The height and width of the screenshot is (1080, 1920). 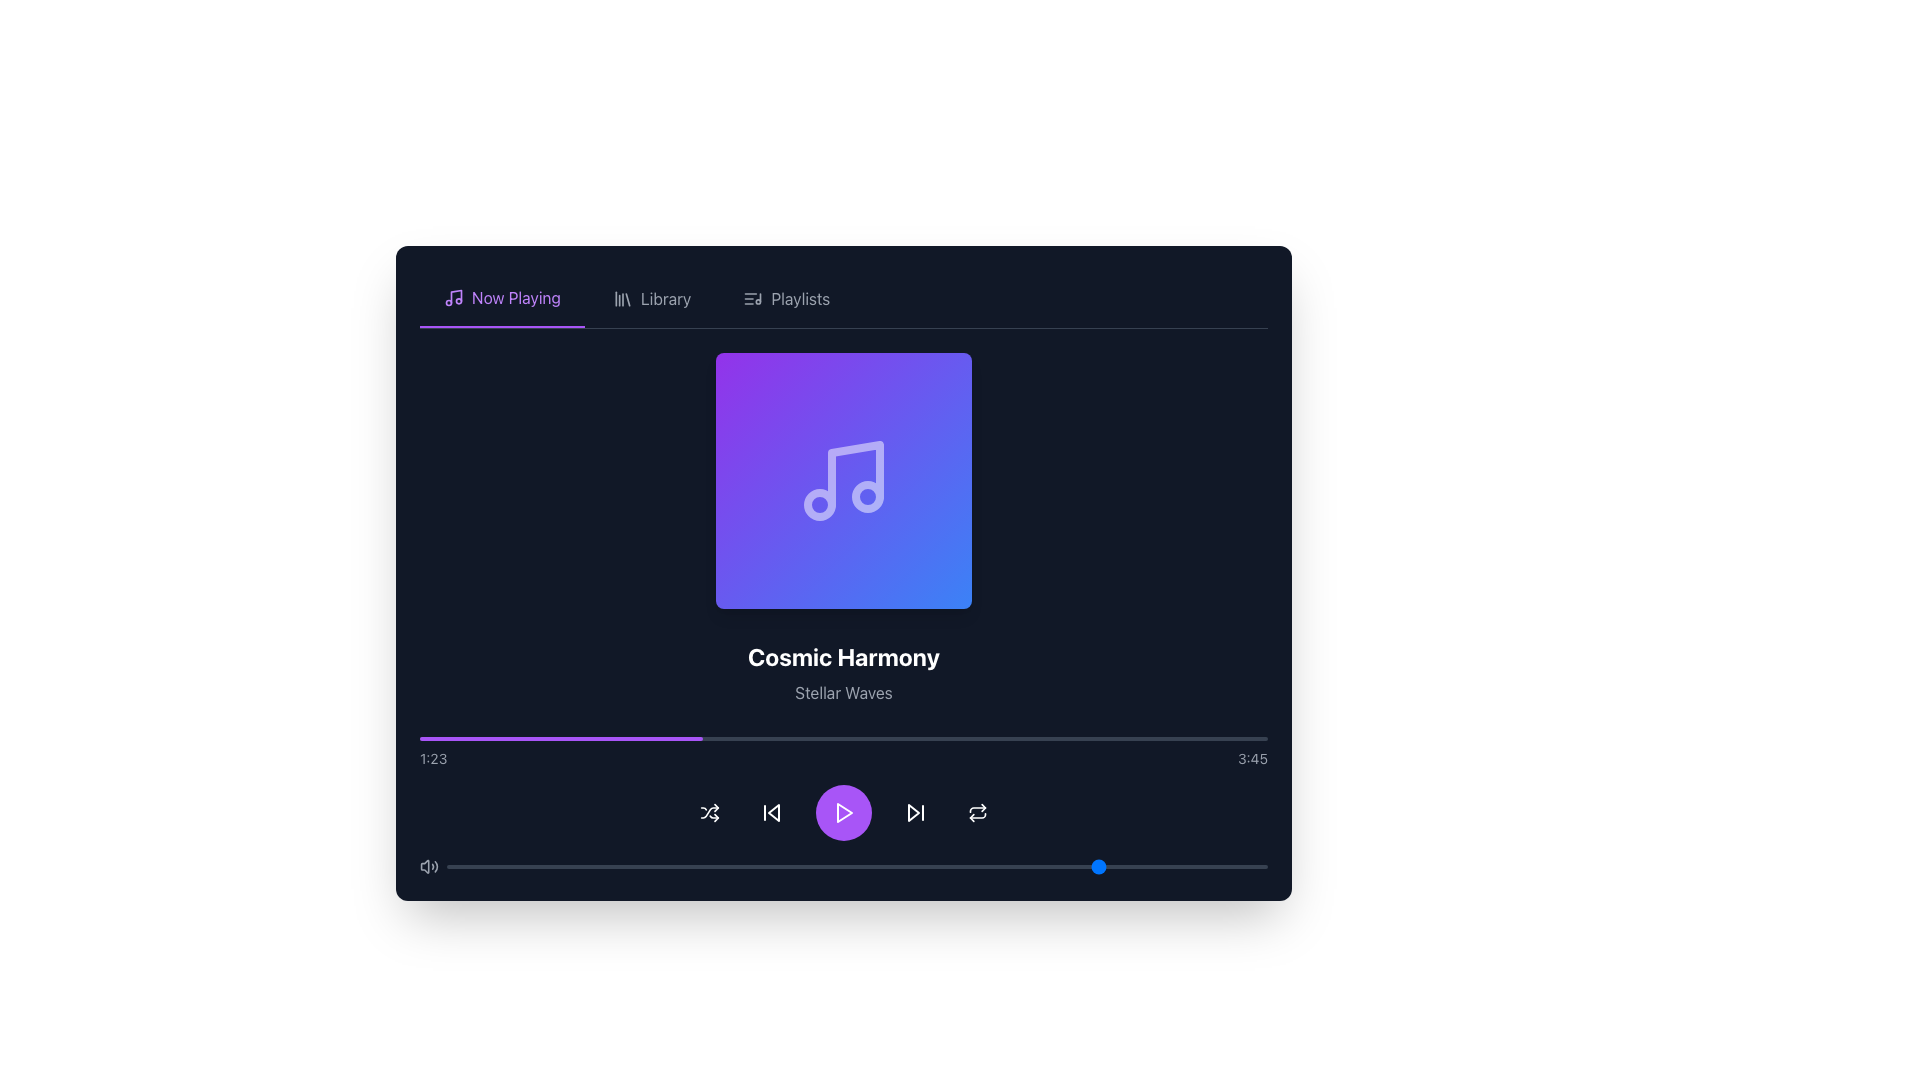 I want to click on the music note icon with a purple outline located at the far left of the top navigation bar, preceding the text 'Now Playing', so click(x=453, y=297).